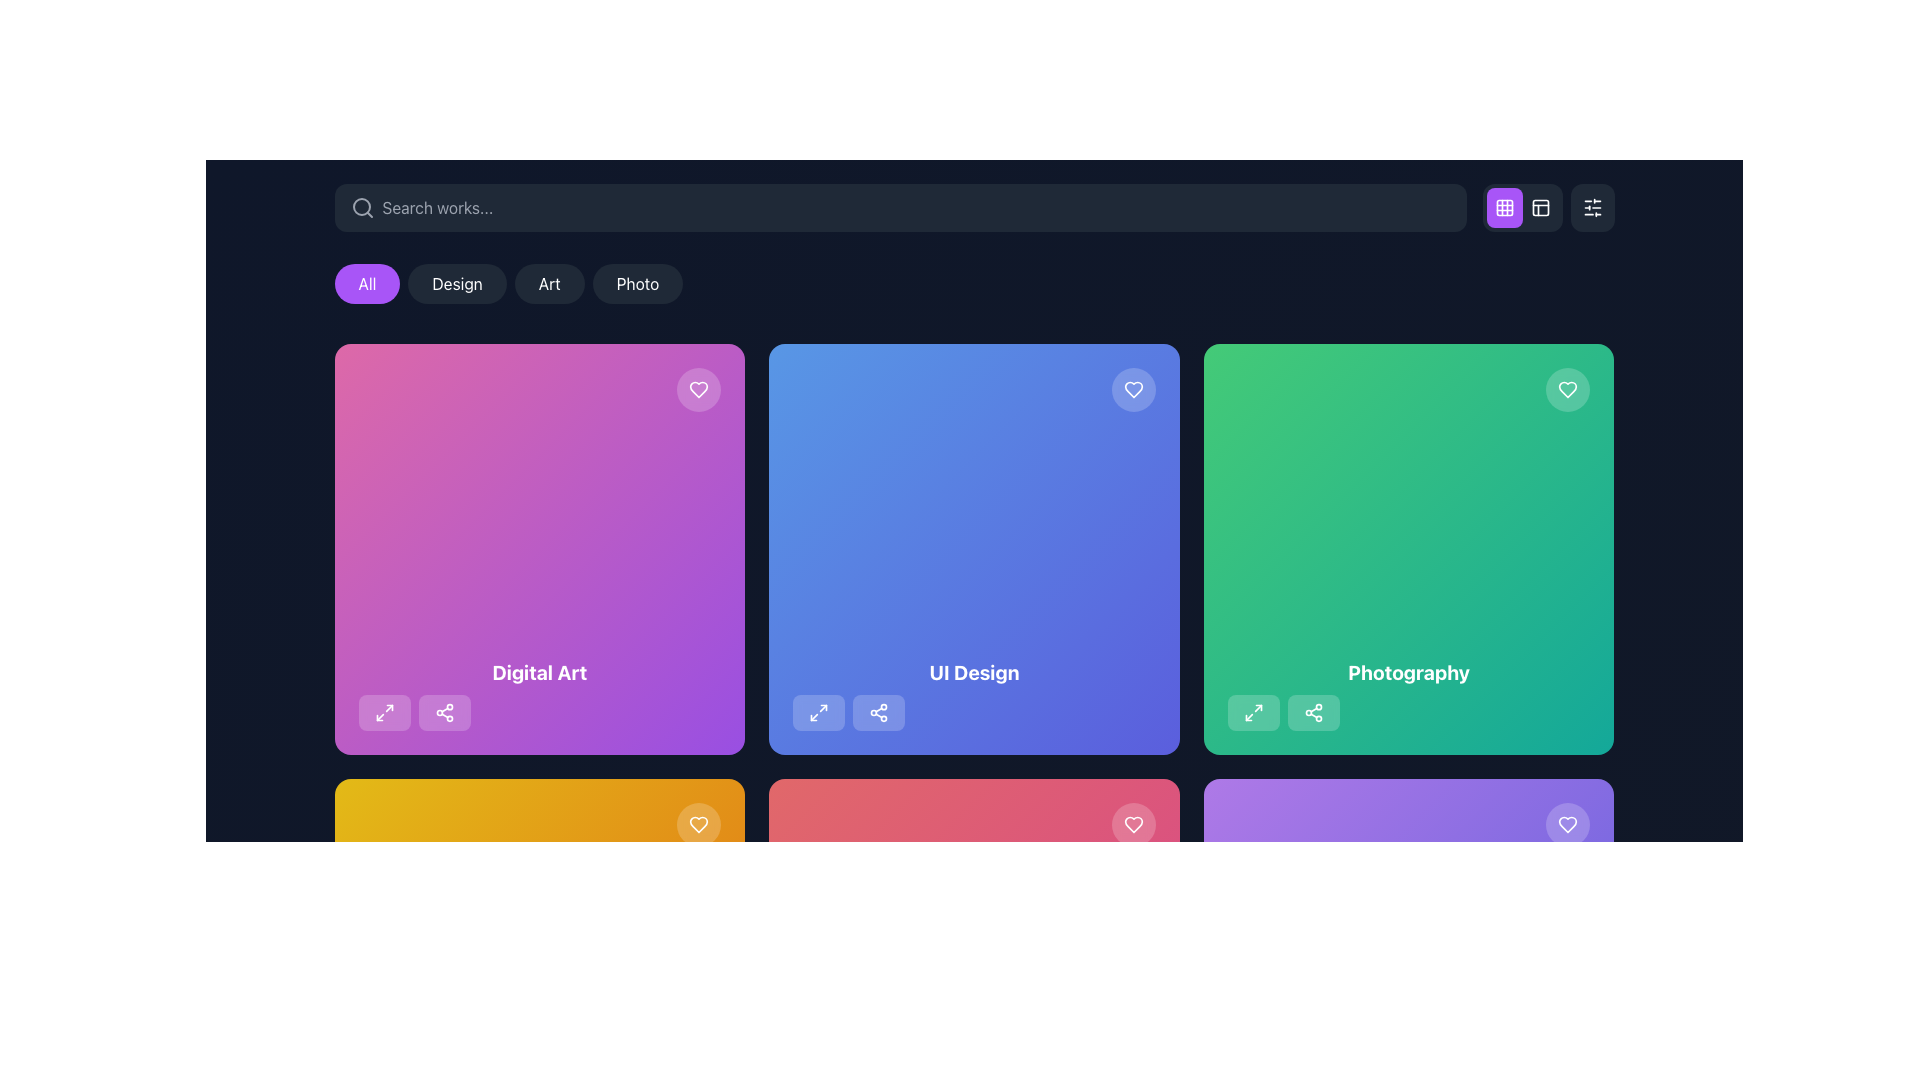 The width and height of the screenshot is (1920, 1080). What do you see at coordinates (443, 711) in the screenshot?
I see `the share icon, which is the second button from the left within the rounded rectangle overlay at the bottom left corner of the 'Digital Art' card` at bounding box center [443, 711].